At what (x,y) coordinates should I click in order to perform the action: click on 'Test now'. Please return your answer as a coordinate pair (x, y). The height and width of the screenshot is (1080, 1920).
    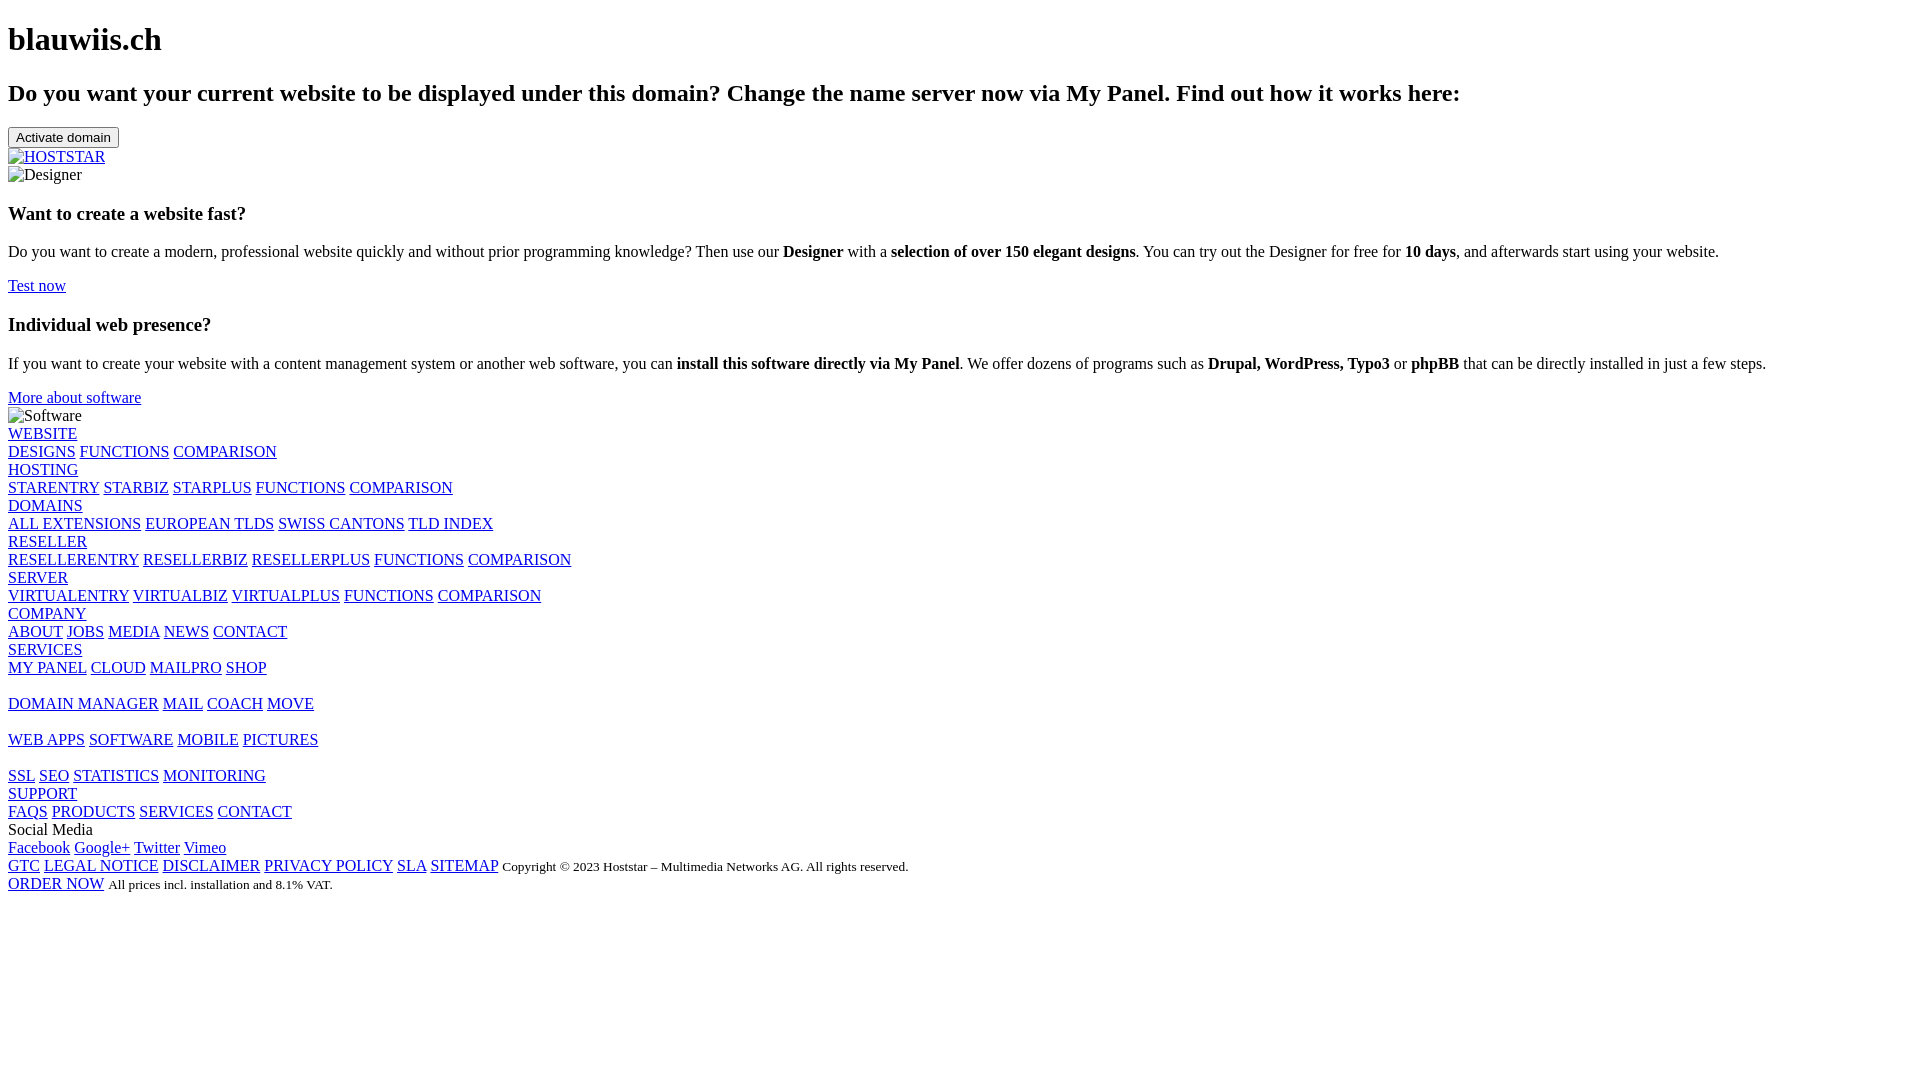
    Looking at the image, I should click on (37, 285).